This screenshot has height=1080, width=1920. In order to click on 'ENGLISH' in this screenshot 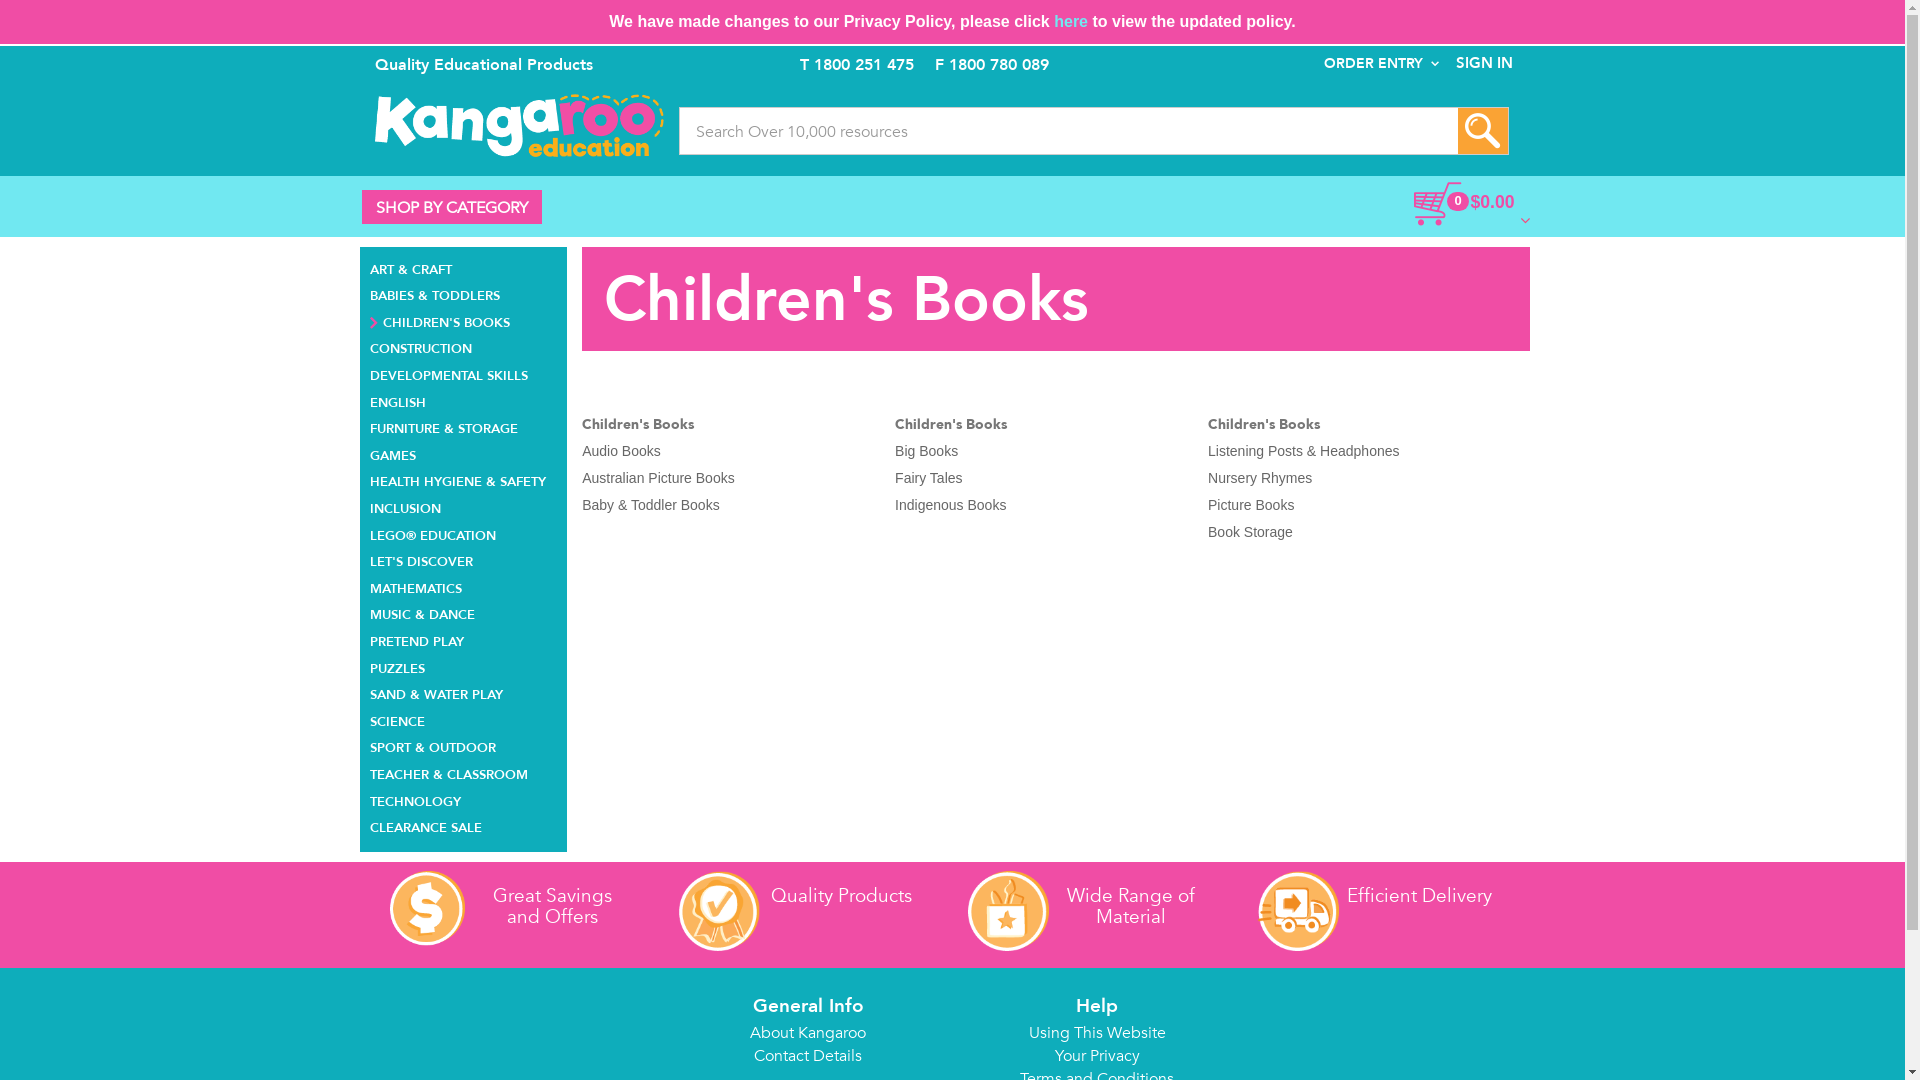, I will do `click(369, 400)`.